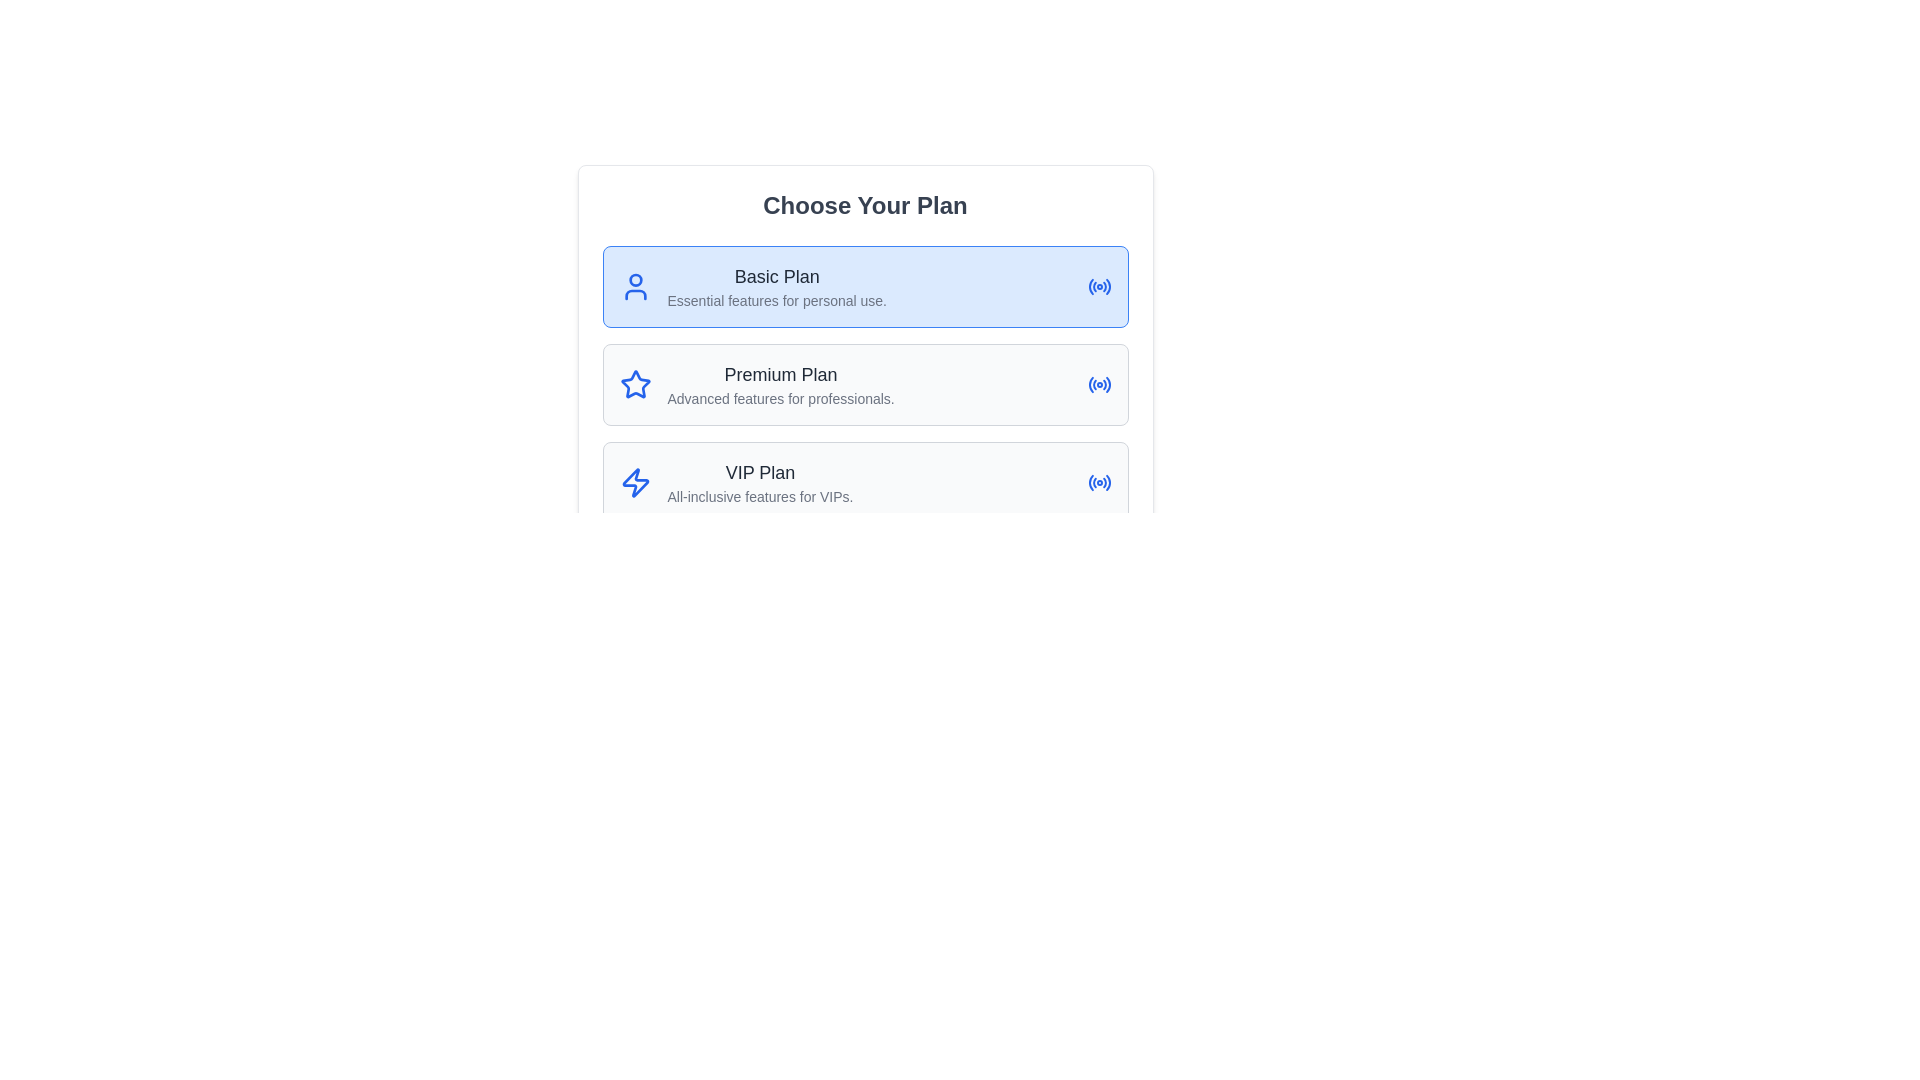 This screenshot has height=1080, width=1920. I want to click on the Static Text Element that describes the features or benefits of the VIP plan option, located below the 'VIP Plan' title label in the subscription plans section, so click(759, 496).